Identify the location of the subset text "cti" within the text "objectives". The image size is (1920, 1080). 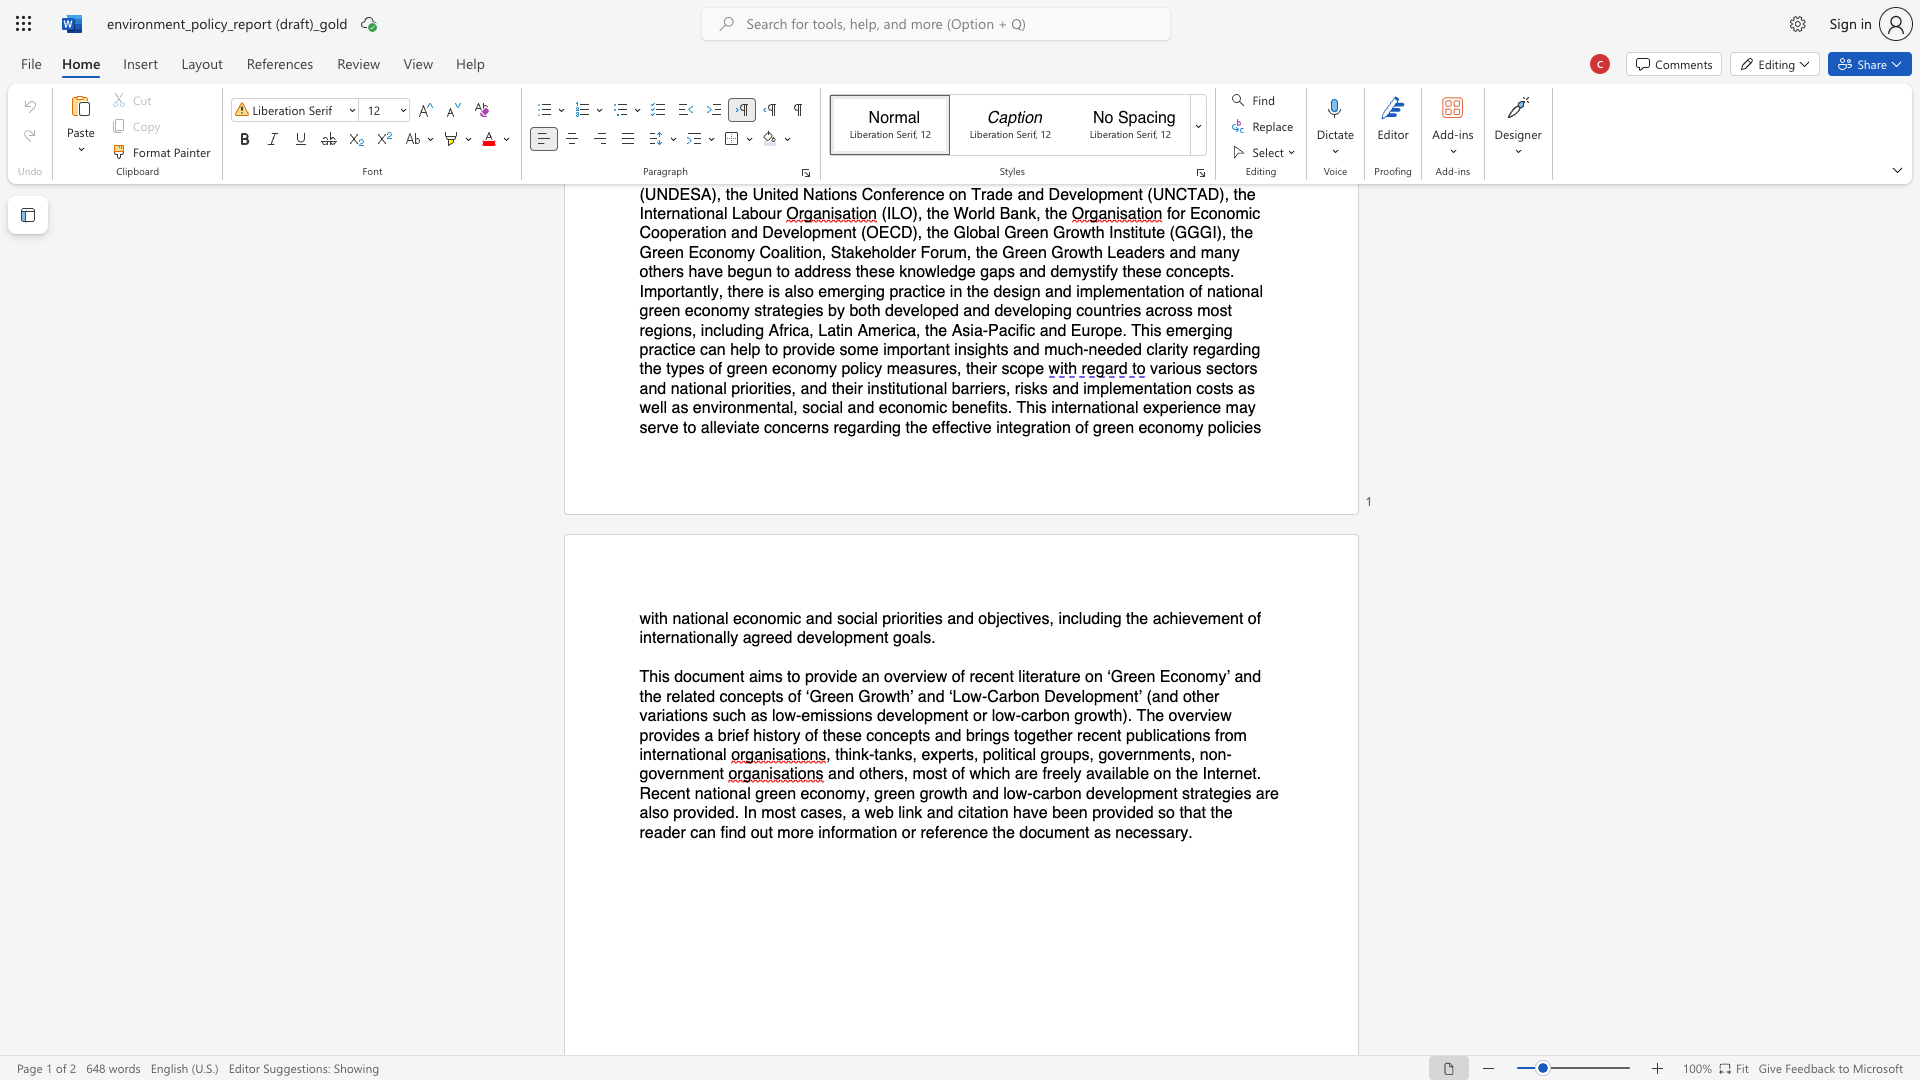
(1008, 617).